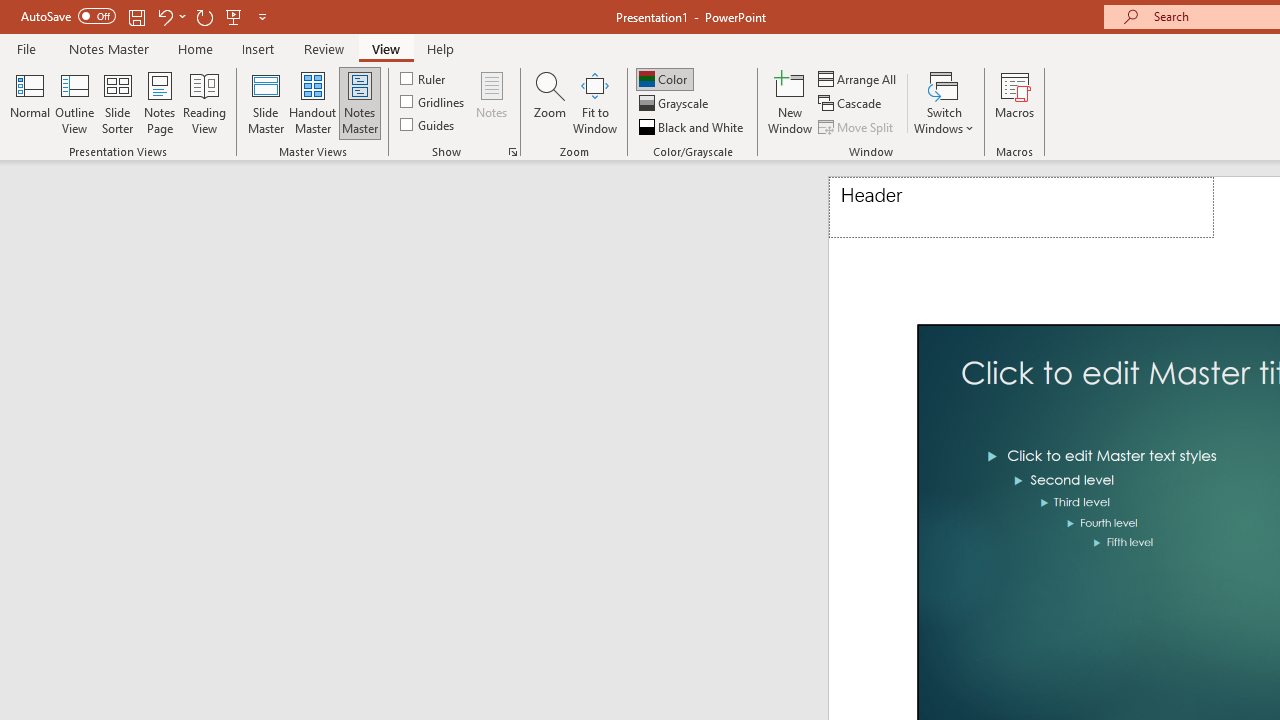 The width and height of the screenshot is (1280, 720). I want to click on 'Notes Page', so click(160, 103).